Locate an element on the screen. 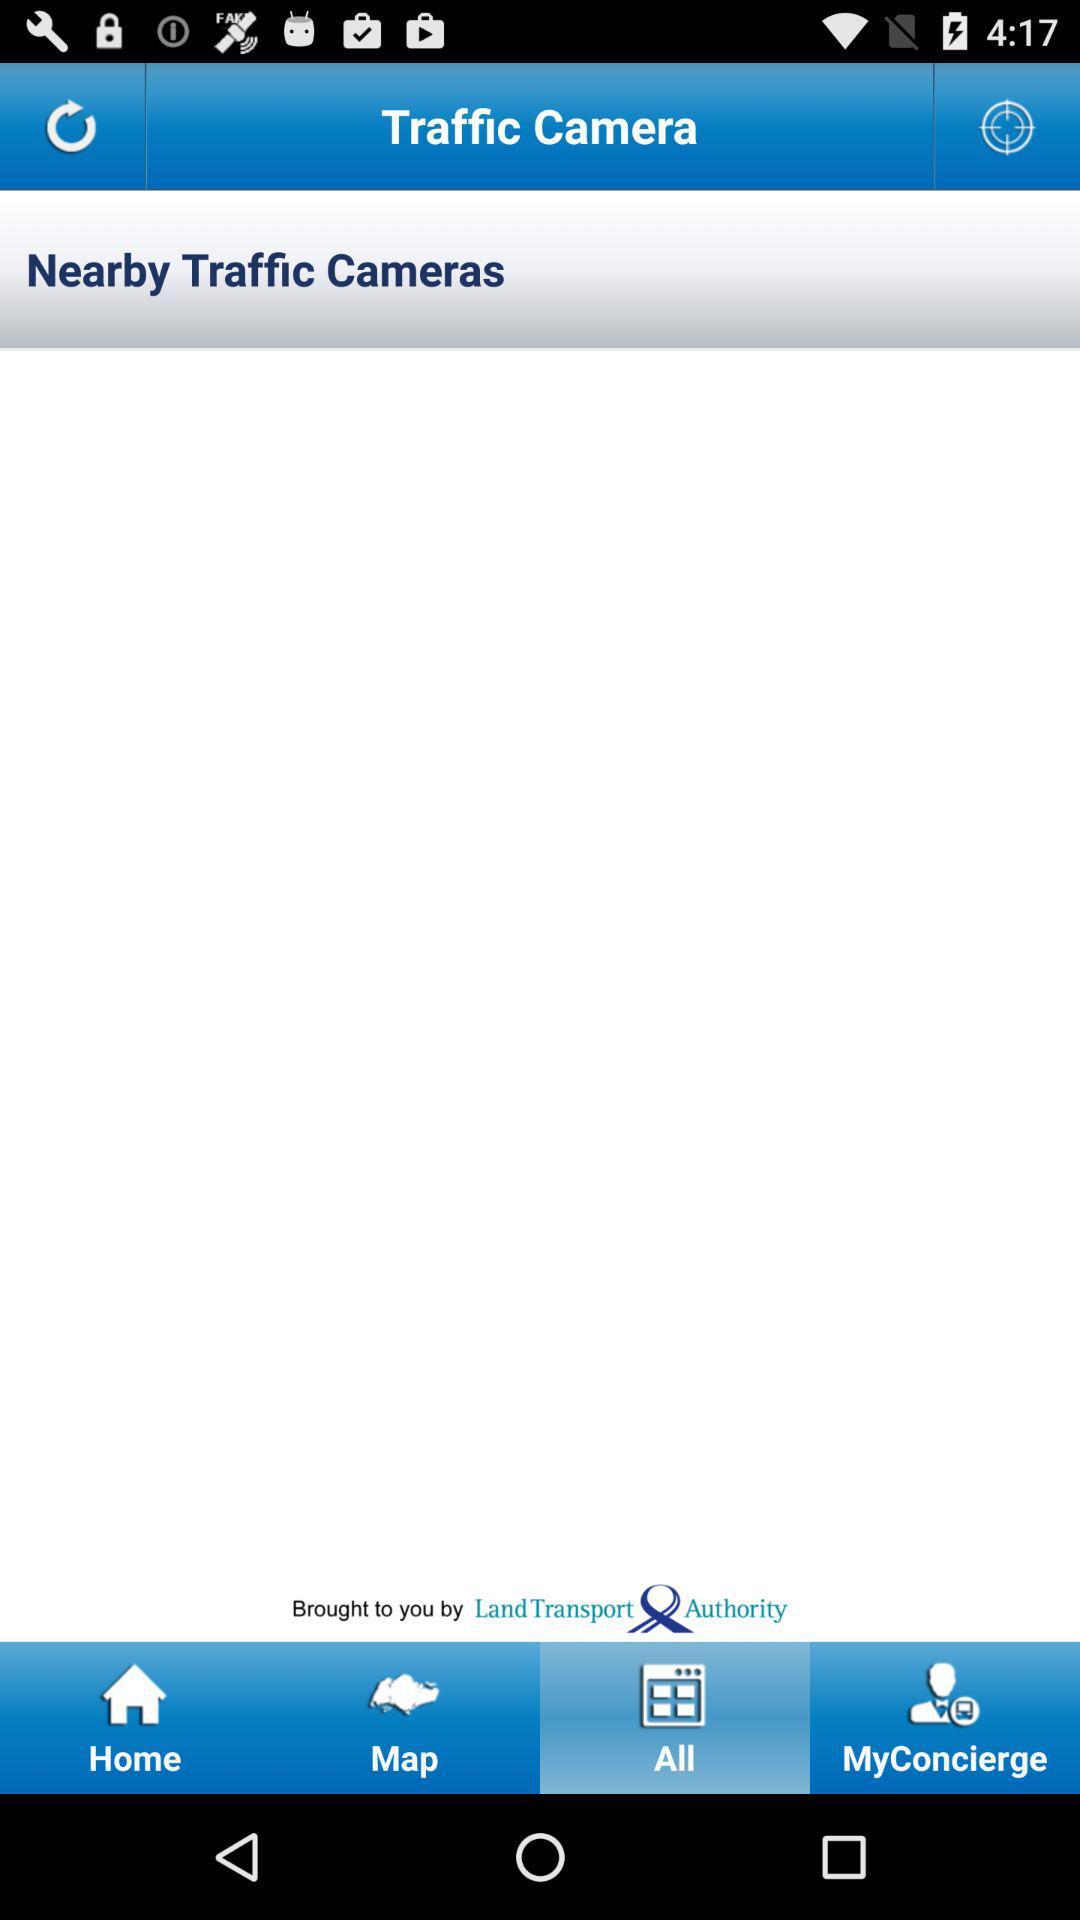  the location_crosshair icon is located at coordinates (1007, 133).